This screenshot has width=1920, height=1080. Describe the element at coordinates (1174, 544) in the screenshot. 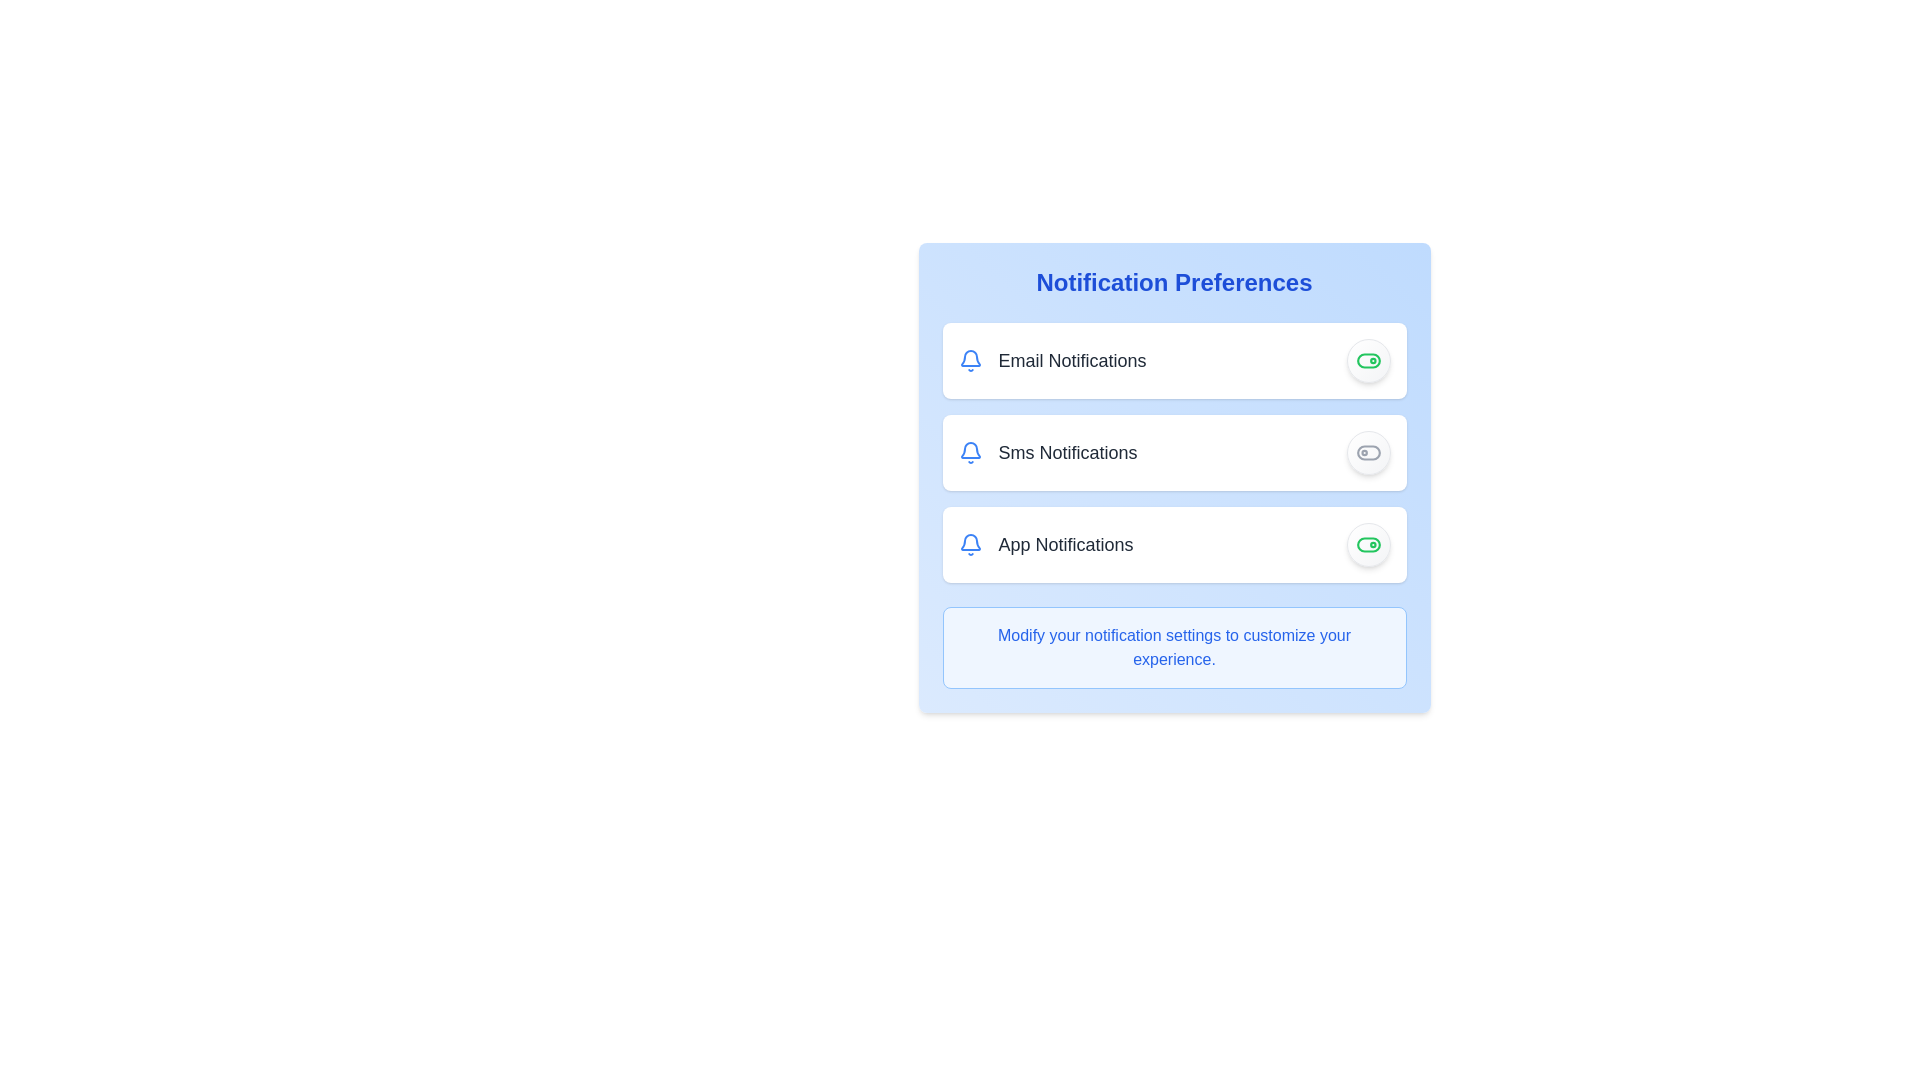

I see `the toggle switch within the third item of the notification preferences list` at that location.